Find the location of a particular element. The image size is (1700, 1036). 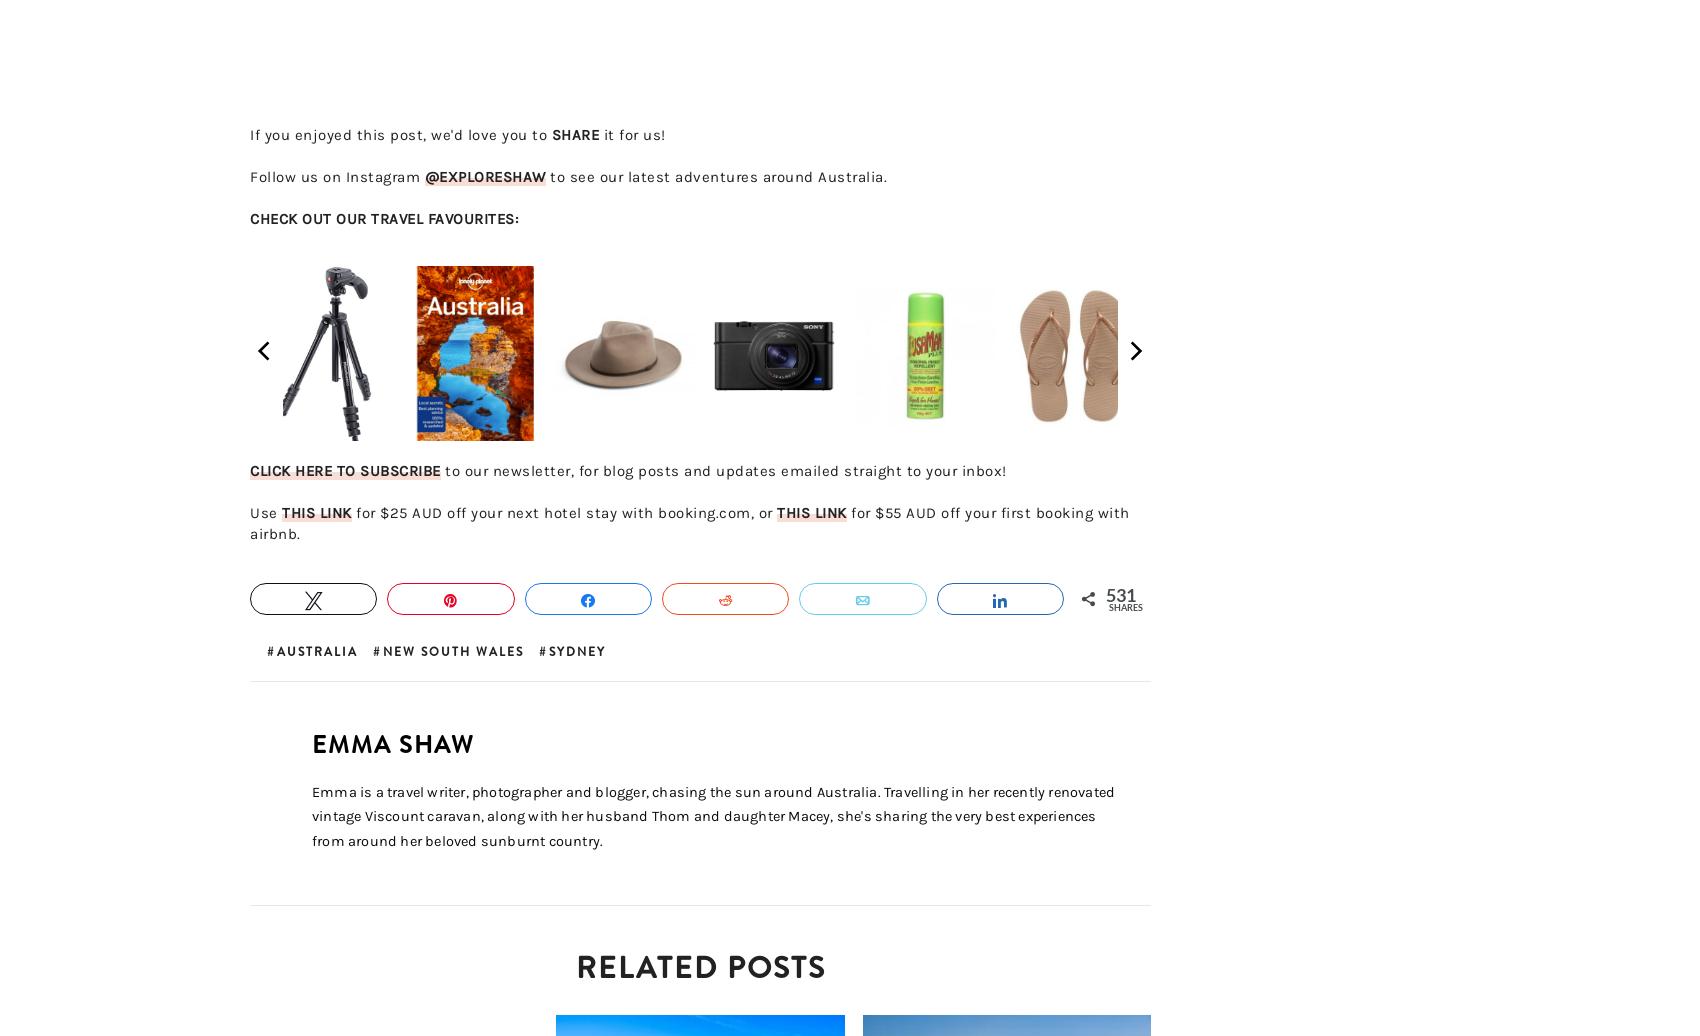

'@EXPLORESHAW' is located at coordinates (422, 176).